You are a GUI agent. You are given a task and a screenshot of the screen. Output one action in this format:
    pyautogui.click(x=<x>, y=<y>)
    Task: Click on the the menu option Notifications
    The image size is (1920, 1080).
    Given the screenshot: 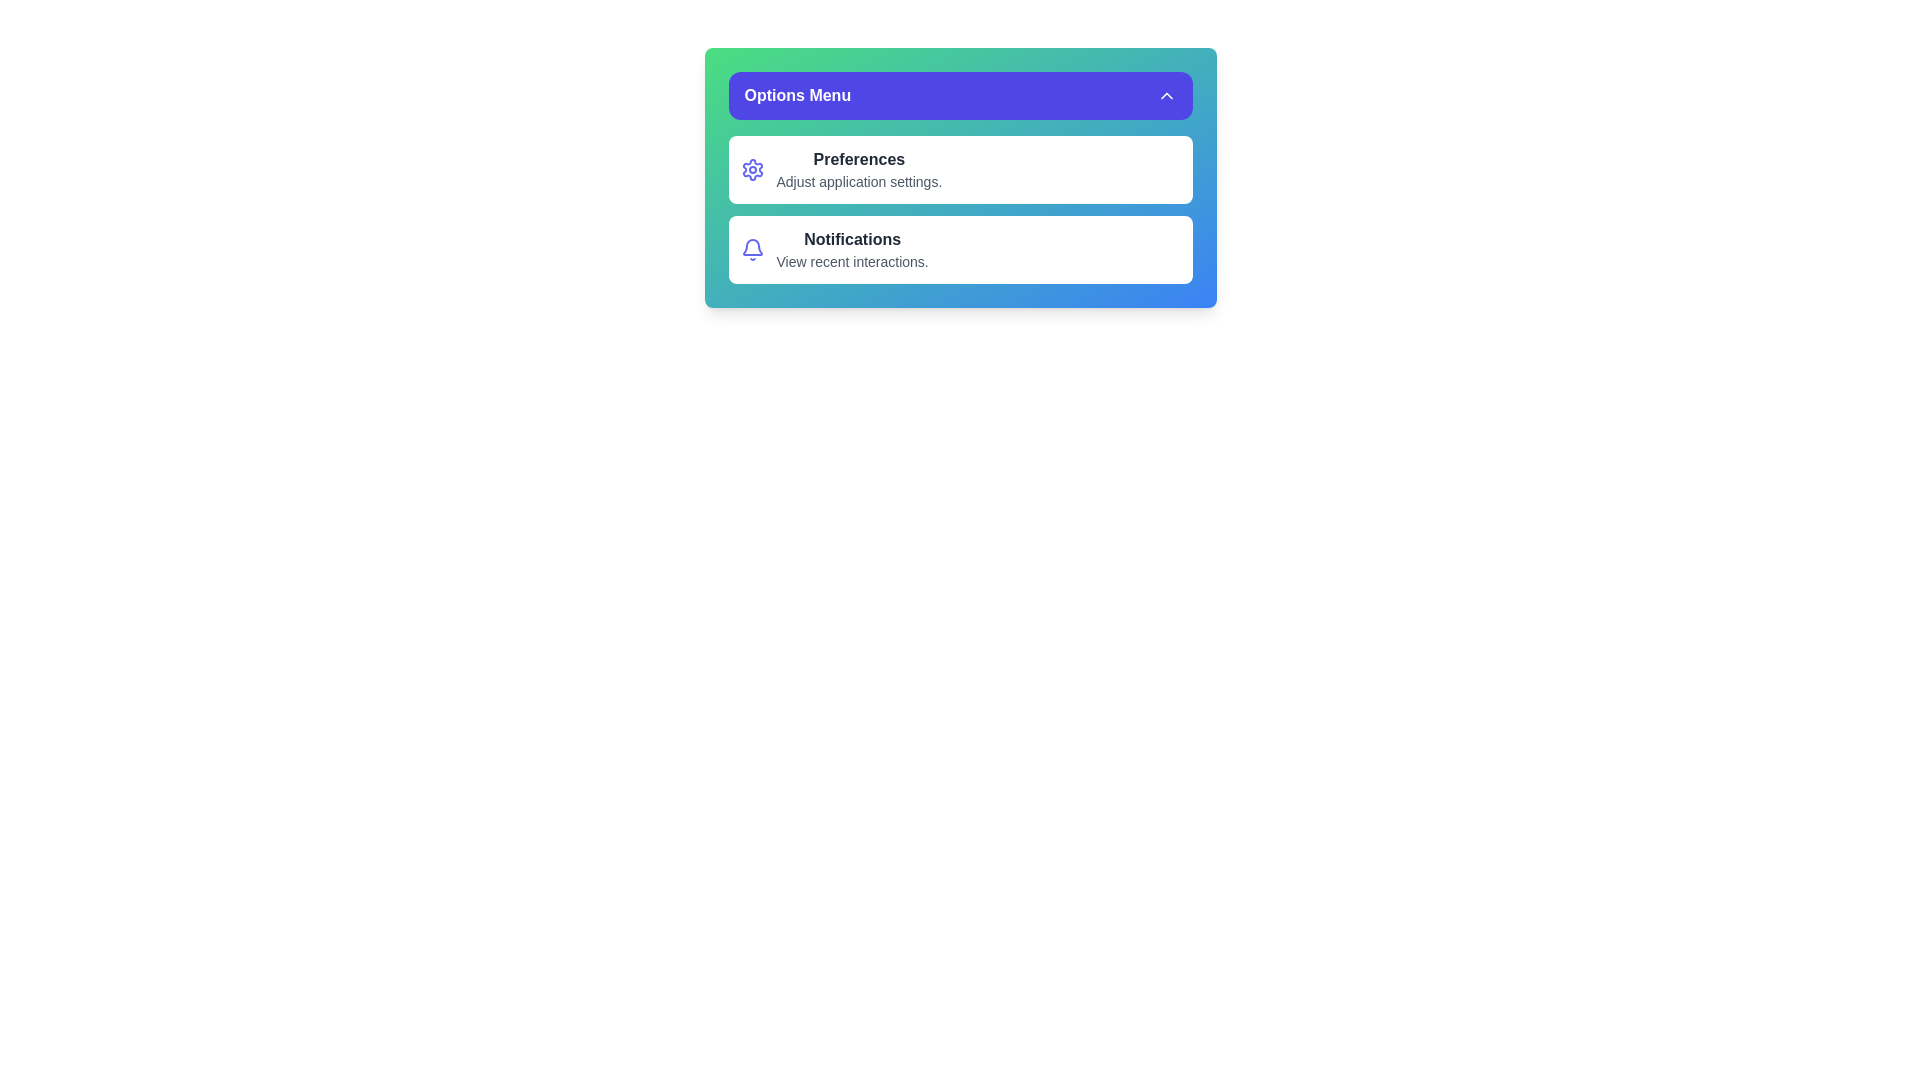 What is the action you would take?
    pyautogui.click(x=960, y=249)
    